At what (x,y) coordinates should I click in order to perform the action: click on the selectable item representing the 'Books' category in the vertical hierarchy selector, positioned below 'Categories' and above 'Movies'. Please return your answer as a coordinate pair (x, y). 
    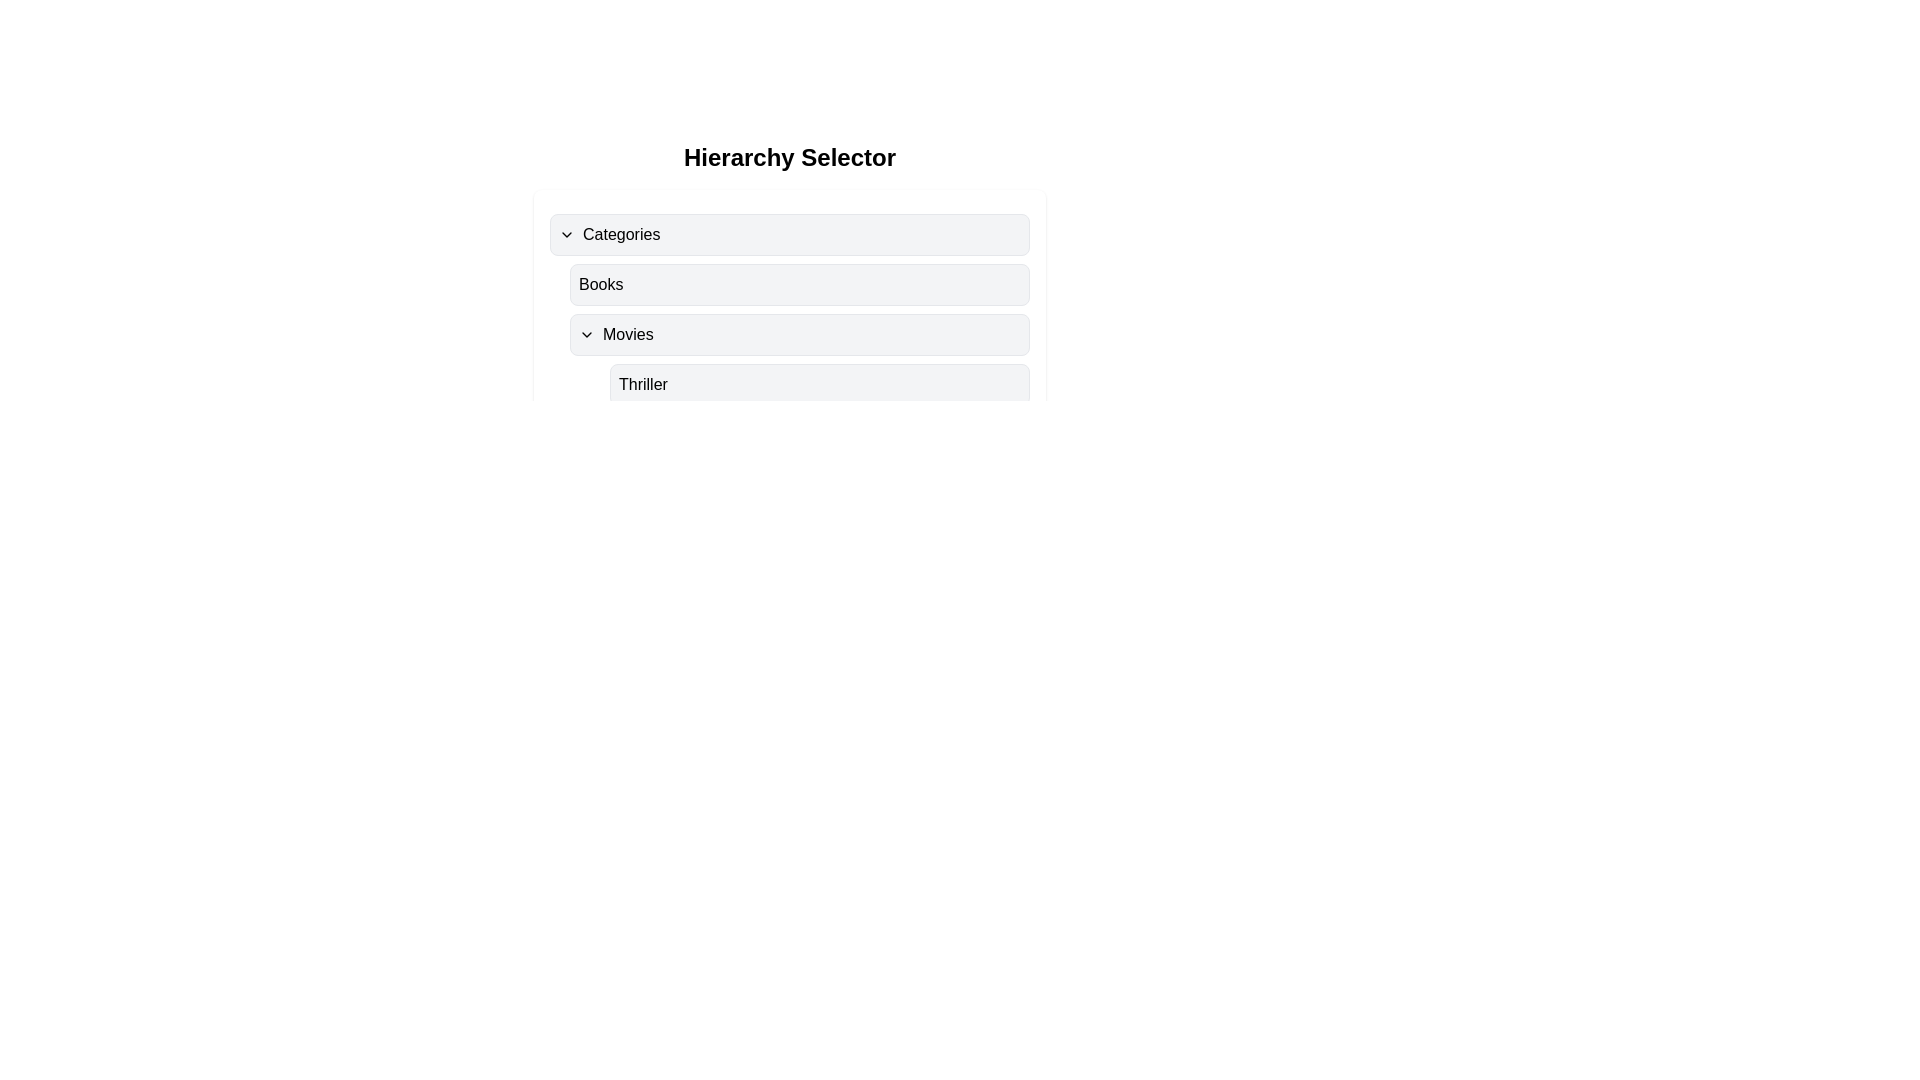
    Looking at the image, I should click on (800, 285).